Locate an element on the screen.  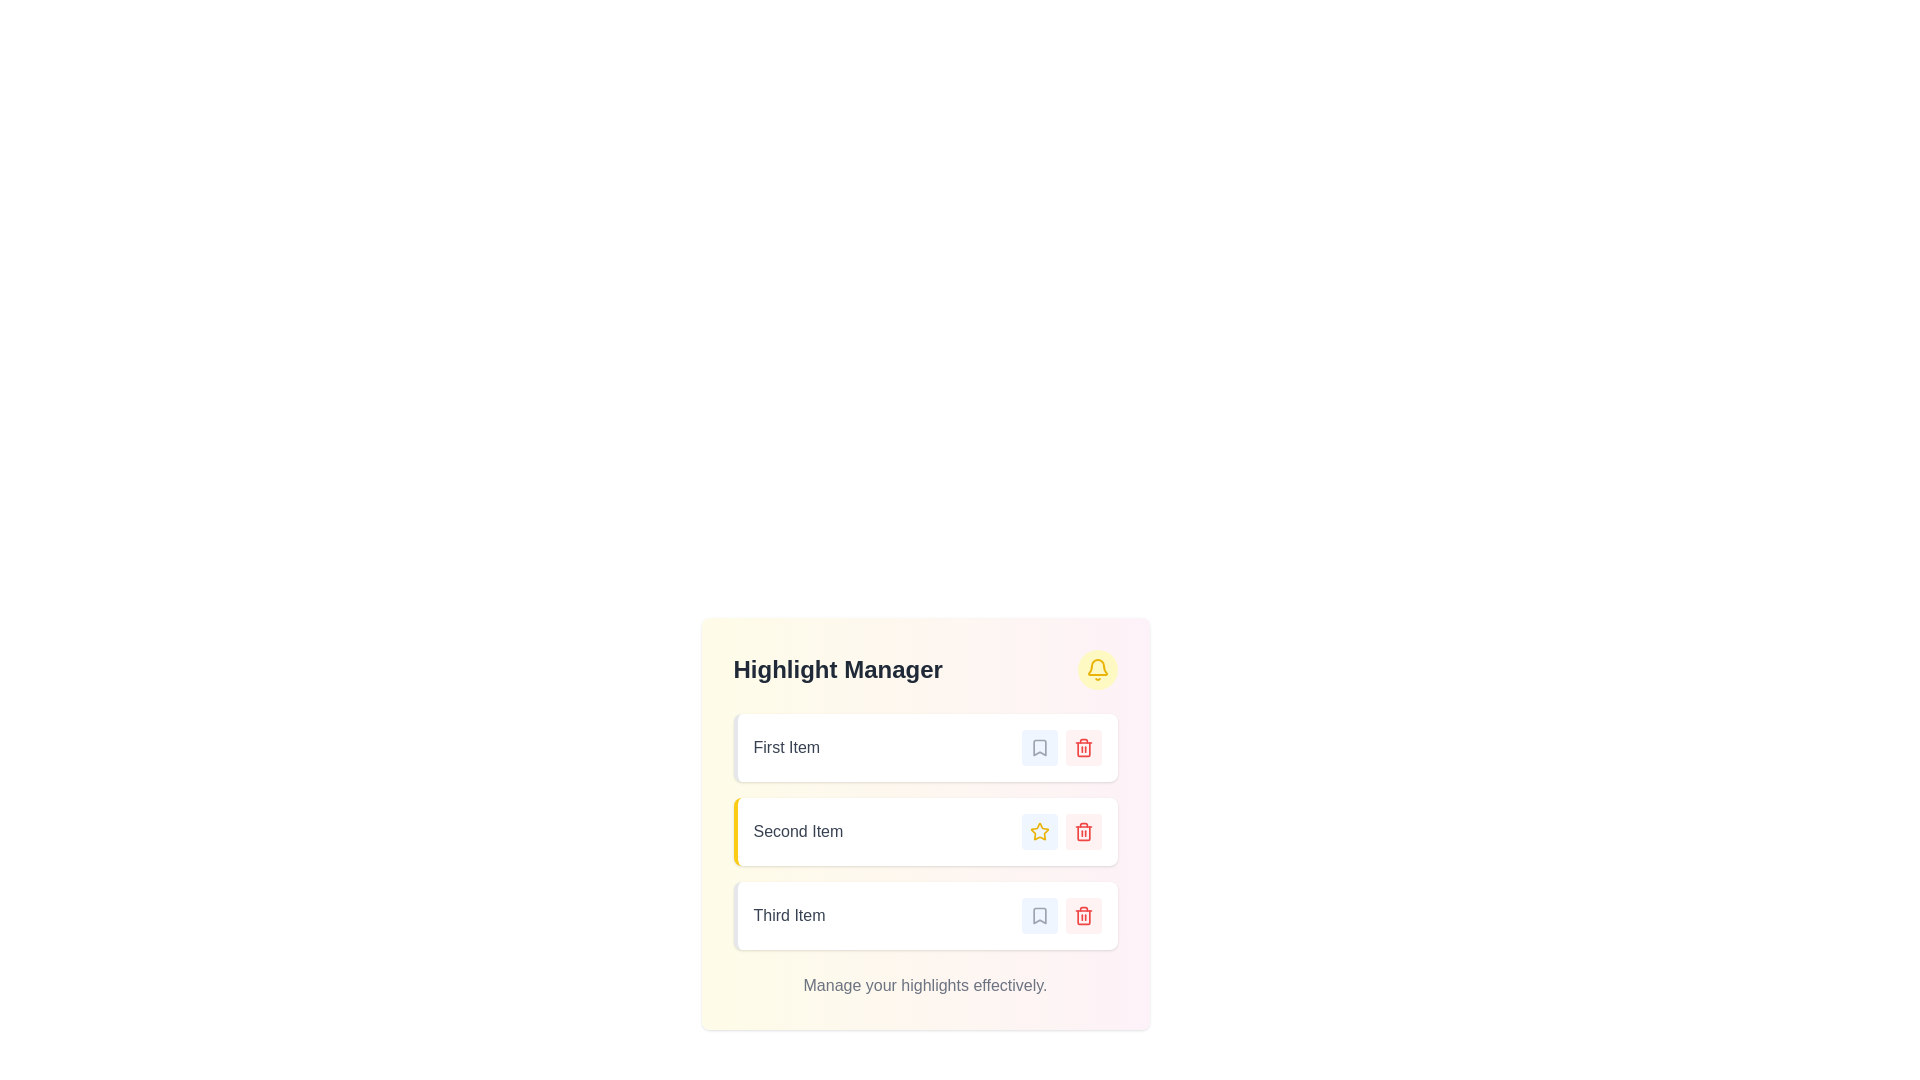
the 'Star' button to favorite the 'Second Item' in the list of the 'Highlight Manager' interface is located at coordinates (1060, 832).